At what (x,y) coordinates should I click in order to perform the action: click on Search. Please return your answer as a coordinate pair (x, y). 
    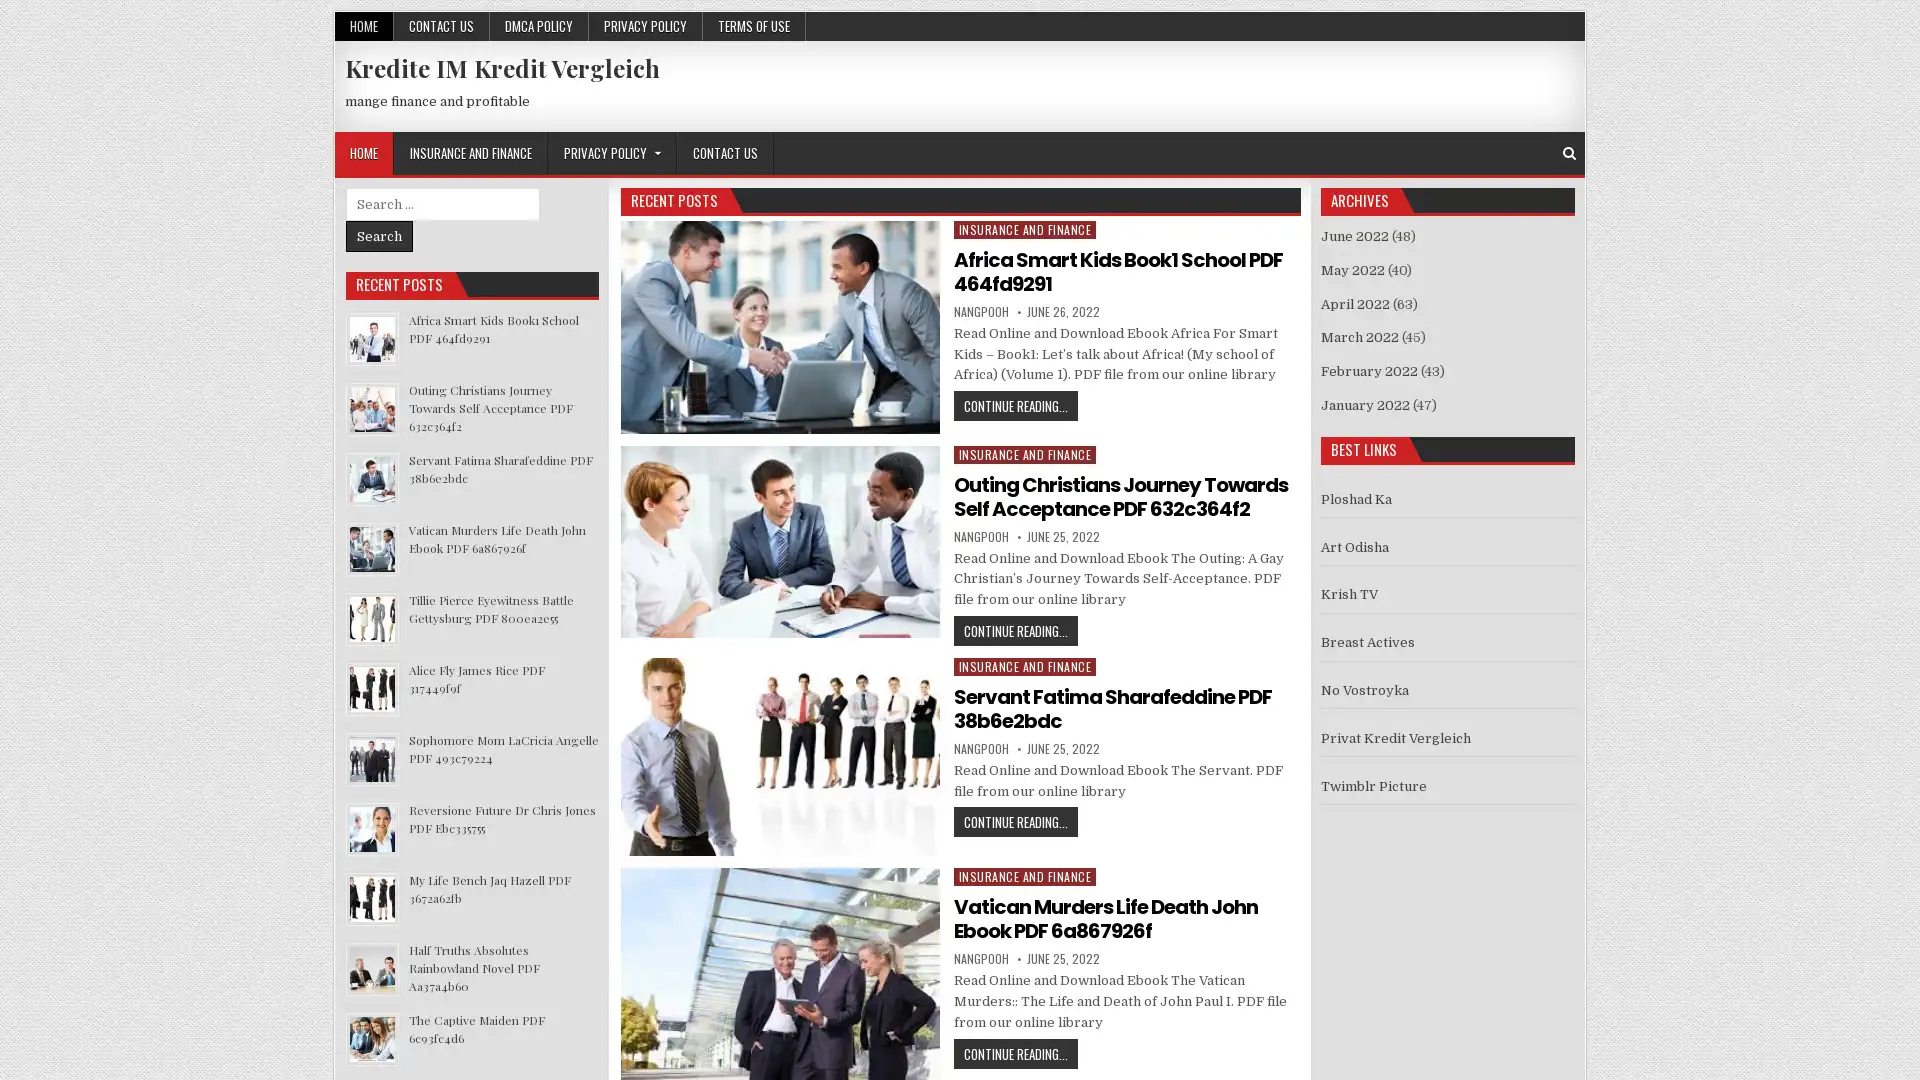
    Looking at the image, I should click on (378, 235).